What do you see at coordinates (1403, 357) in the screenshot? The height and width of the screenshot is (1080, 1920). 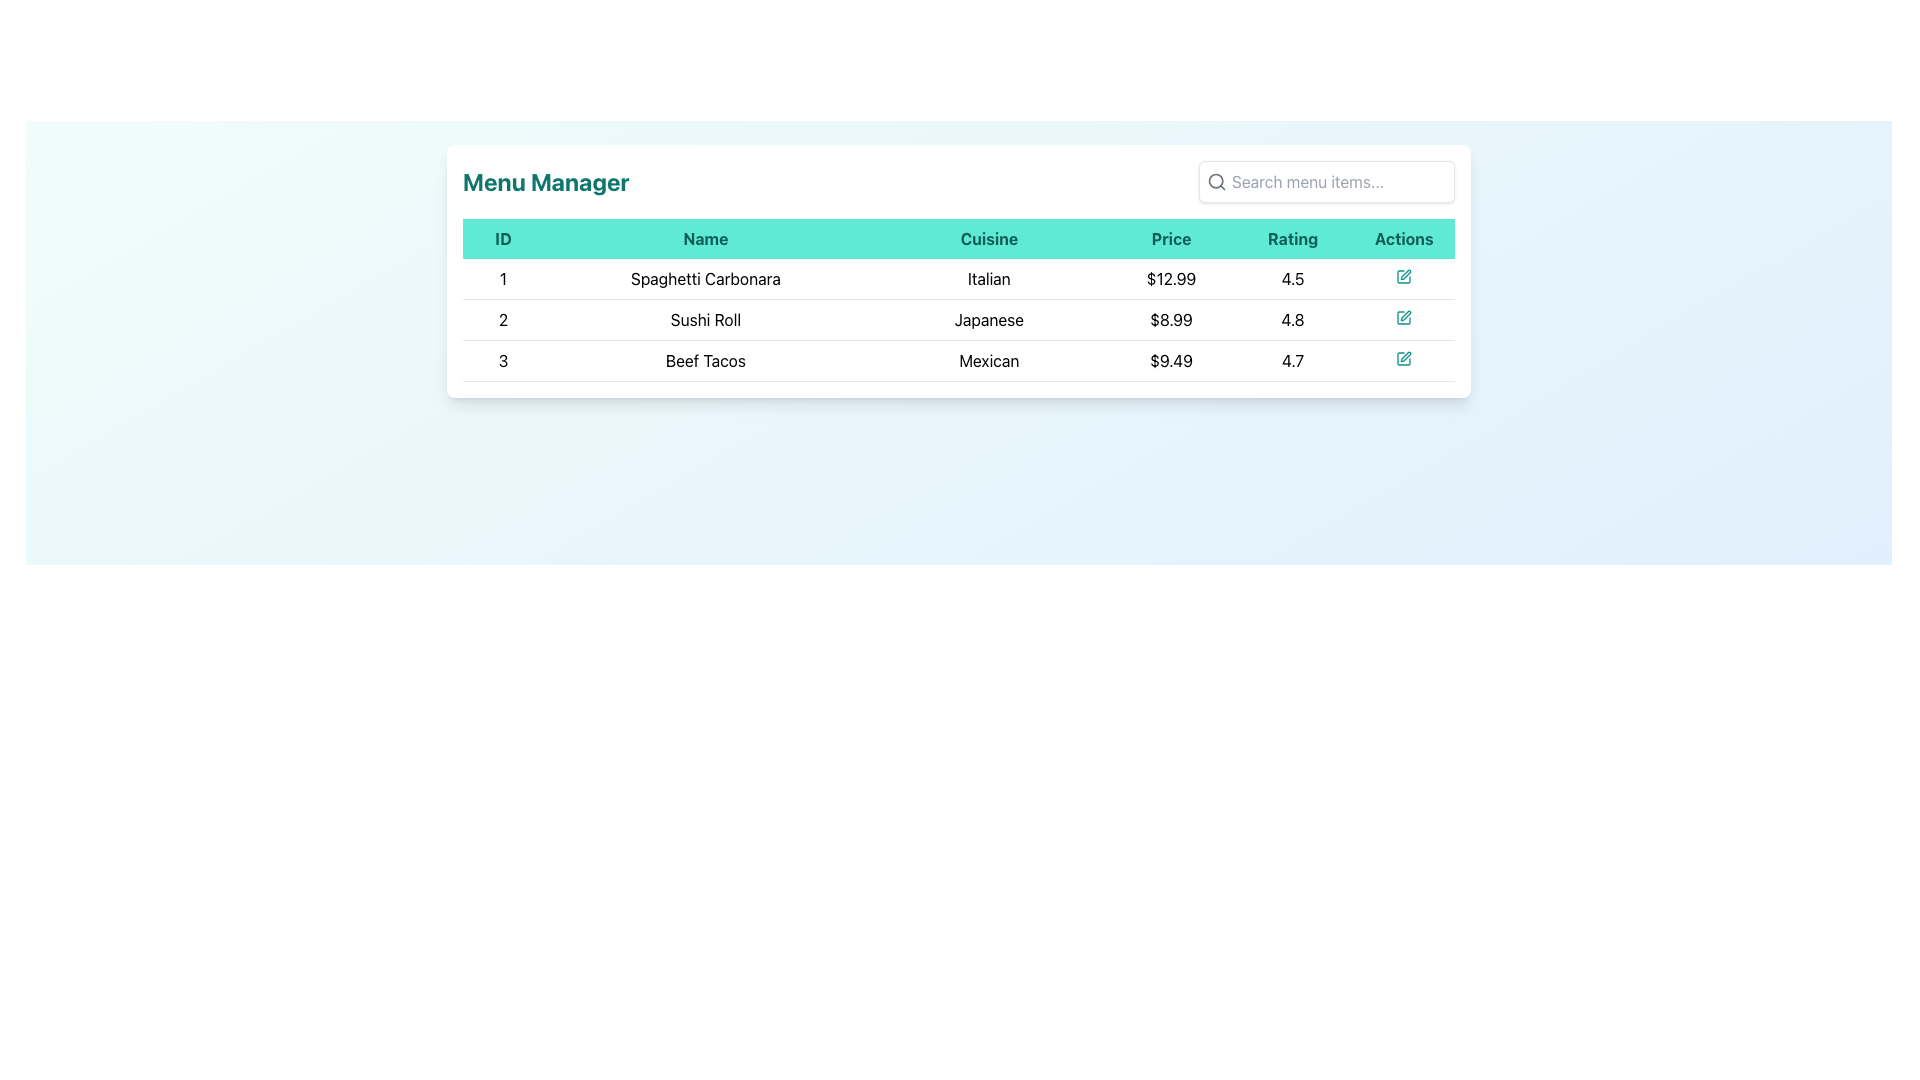 I see `the teal pen icon button located in the 'Actions' column of the third row in the table` at bounding box center [1403, 357].